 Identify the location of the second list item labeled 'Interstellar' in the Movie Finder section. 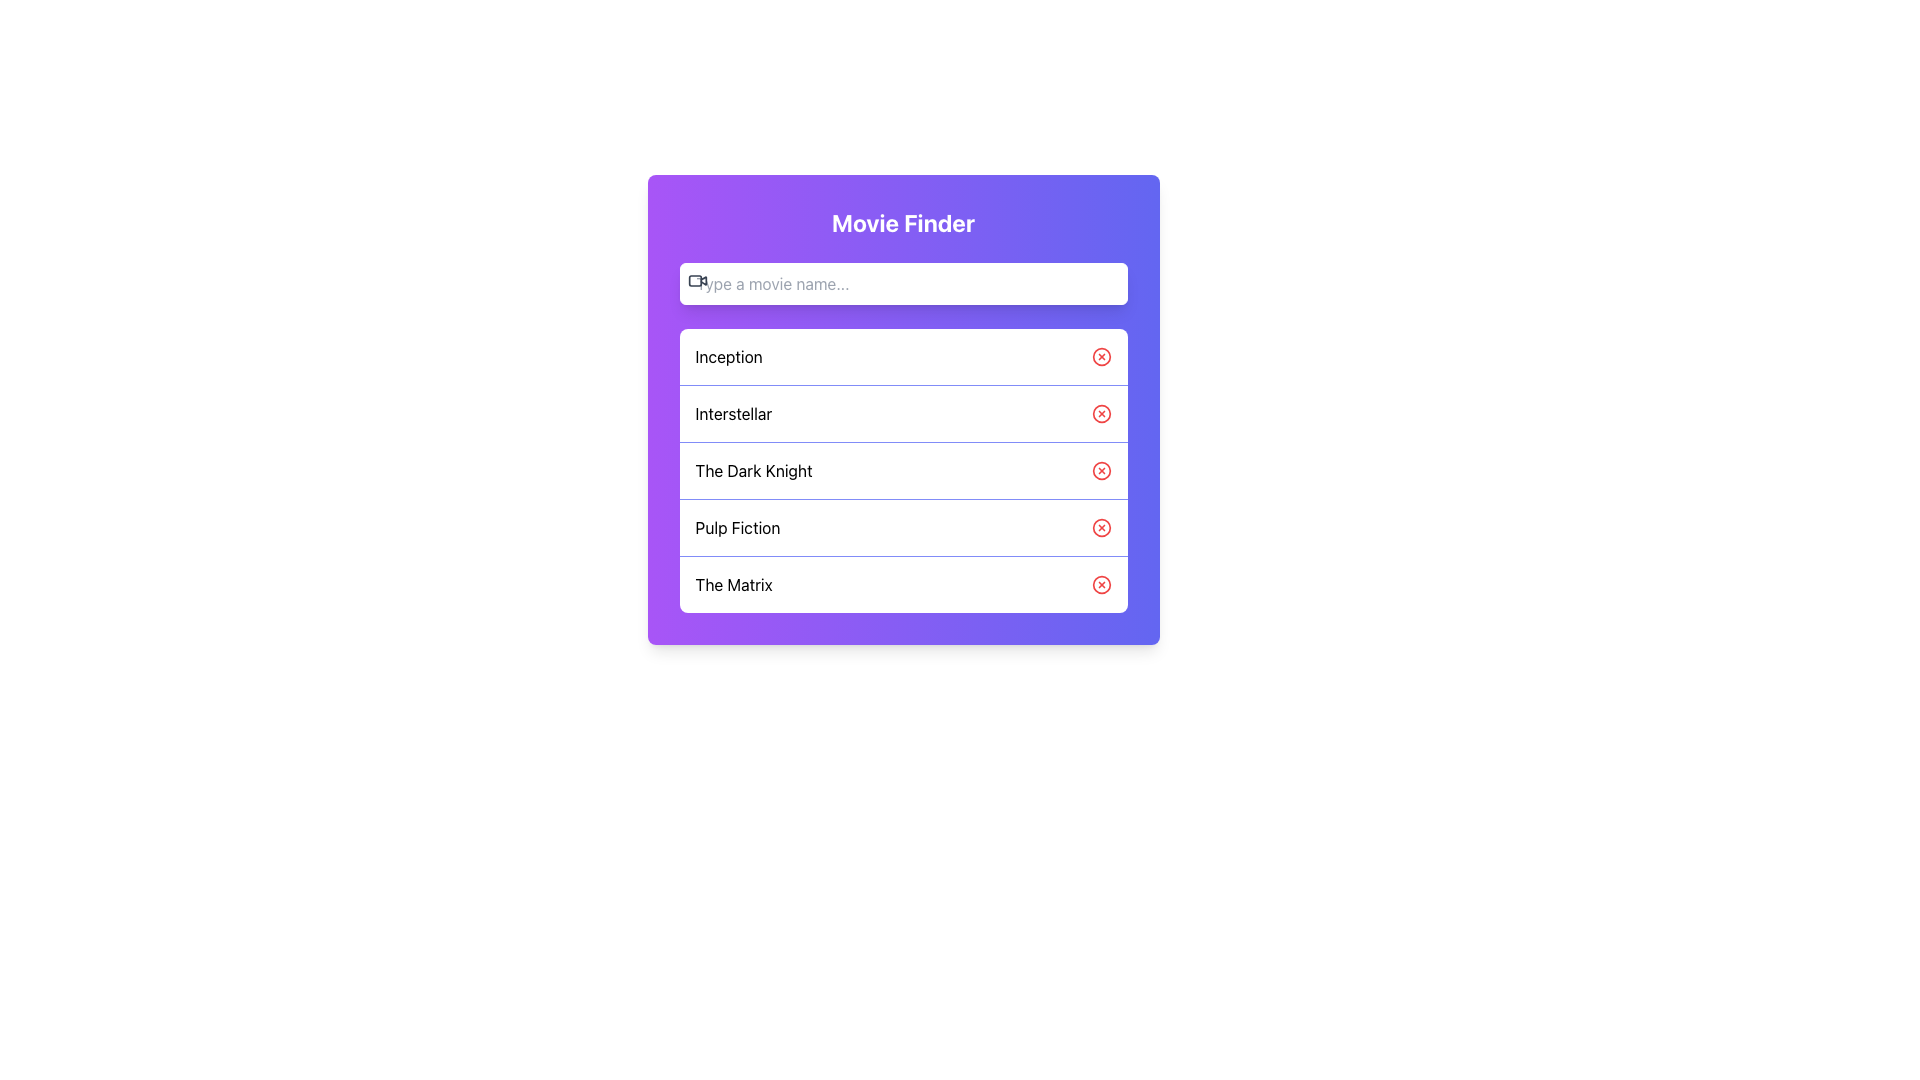
(902, 412).